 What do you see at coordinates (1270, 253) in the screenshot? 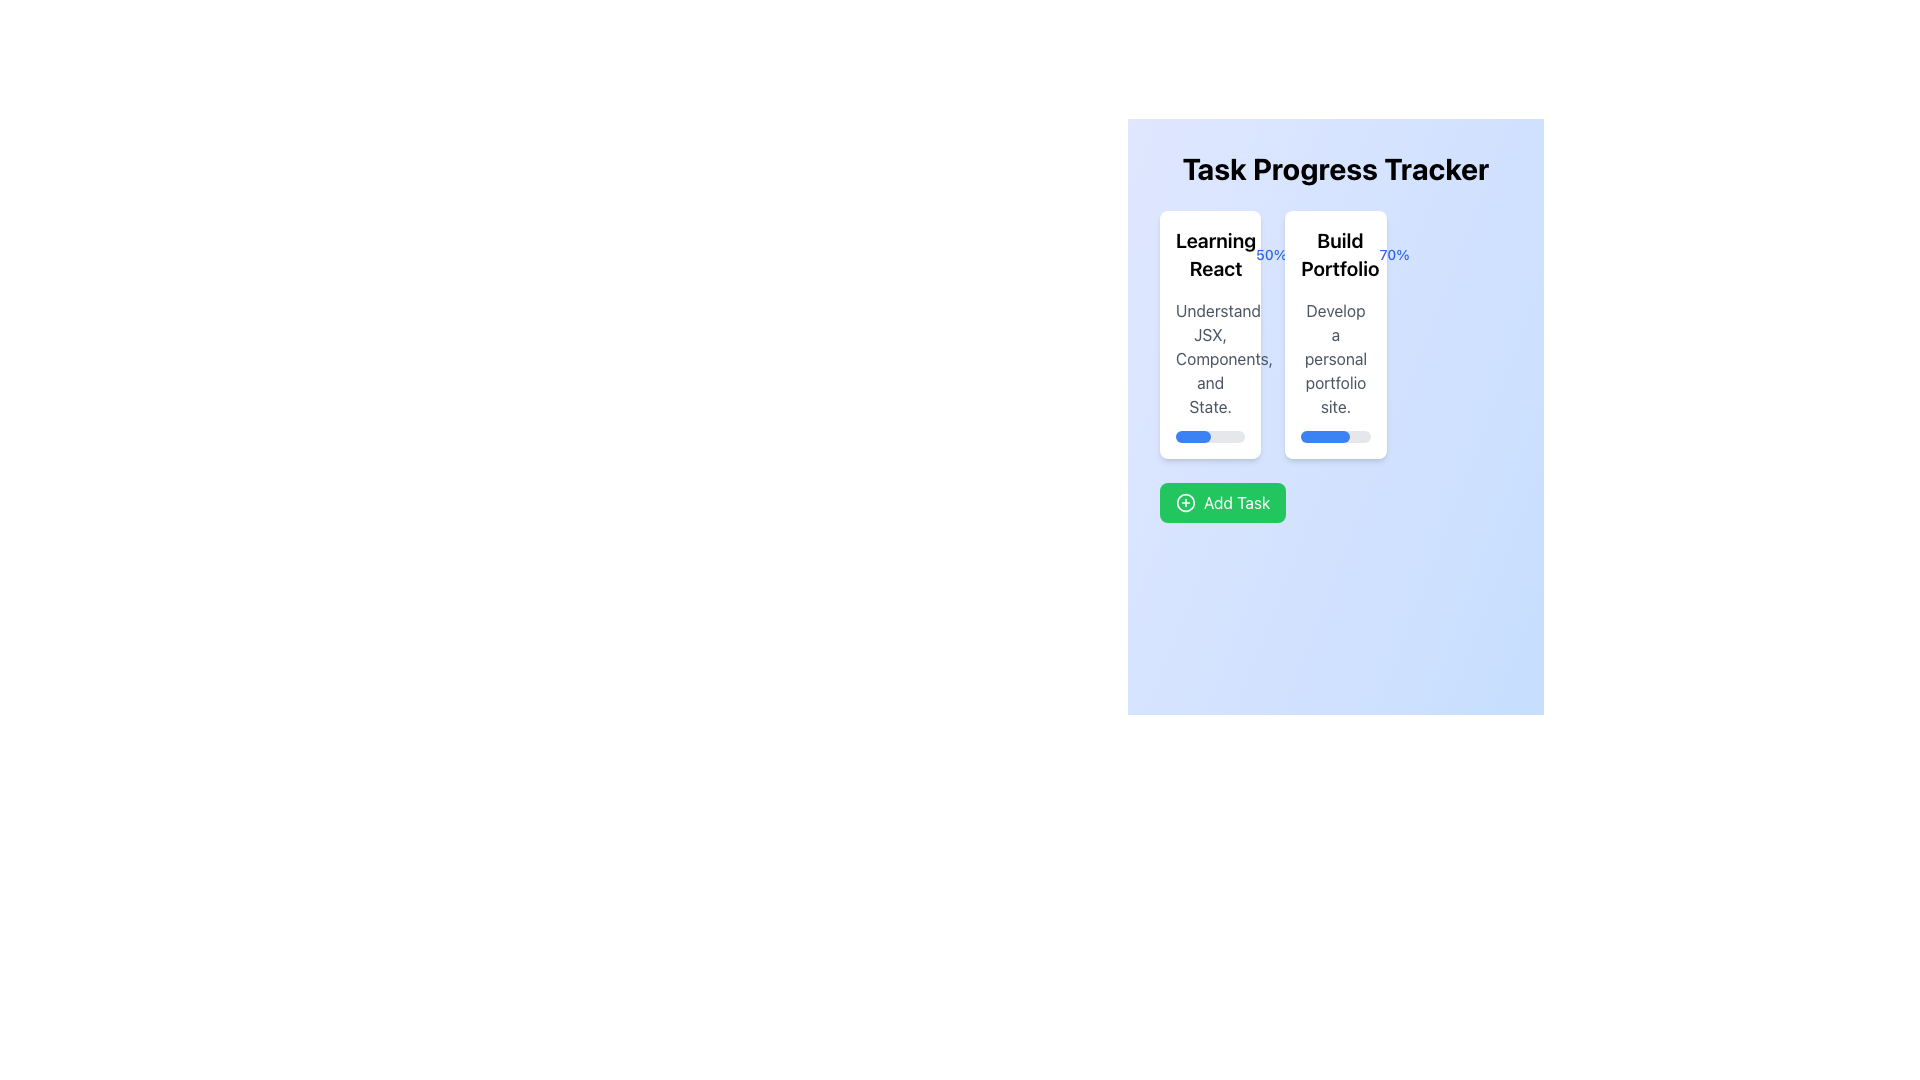
I see `the progress percentage text (50%) displayed for the task titled 'Learning React' in the upper-right corner of the progress card` at bounding box center [1270, 253].